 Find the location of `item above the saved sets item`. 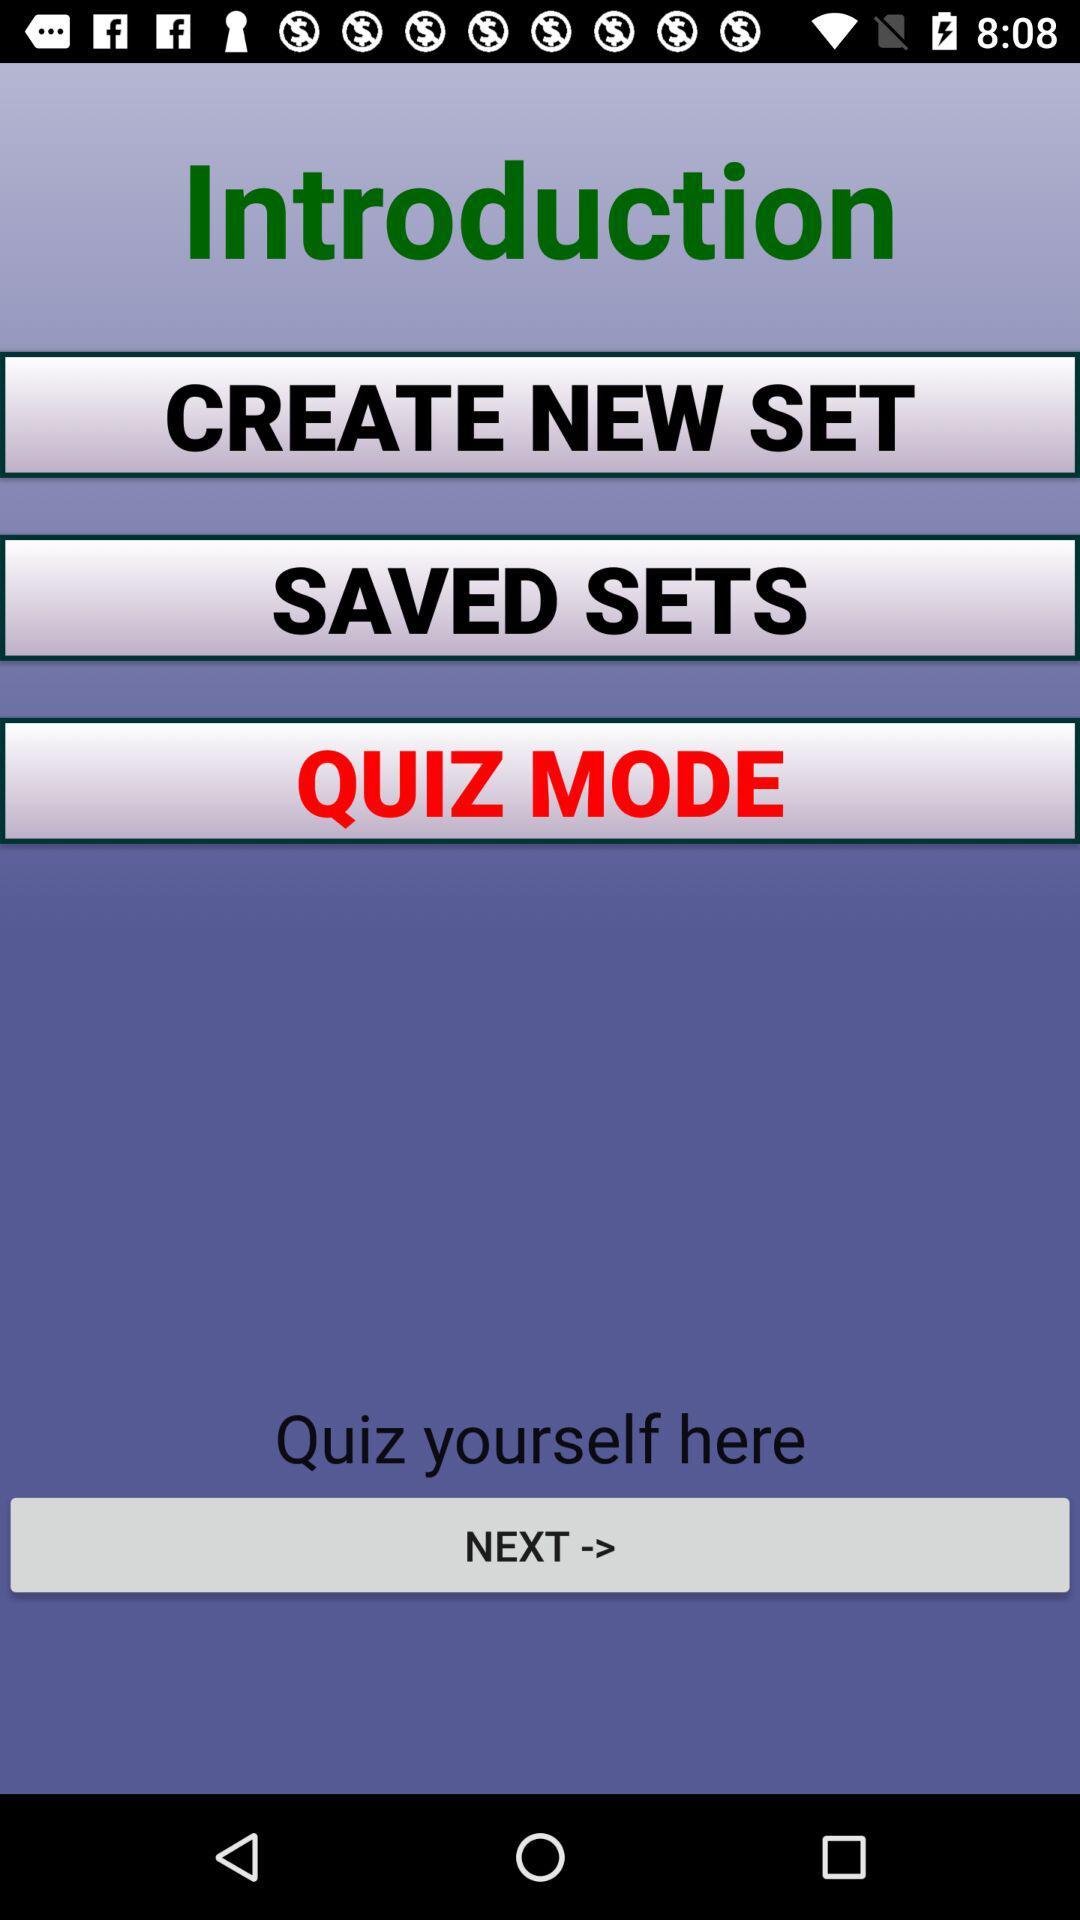

item above the saved sets item is located at coordinates (540, 413).